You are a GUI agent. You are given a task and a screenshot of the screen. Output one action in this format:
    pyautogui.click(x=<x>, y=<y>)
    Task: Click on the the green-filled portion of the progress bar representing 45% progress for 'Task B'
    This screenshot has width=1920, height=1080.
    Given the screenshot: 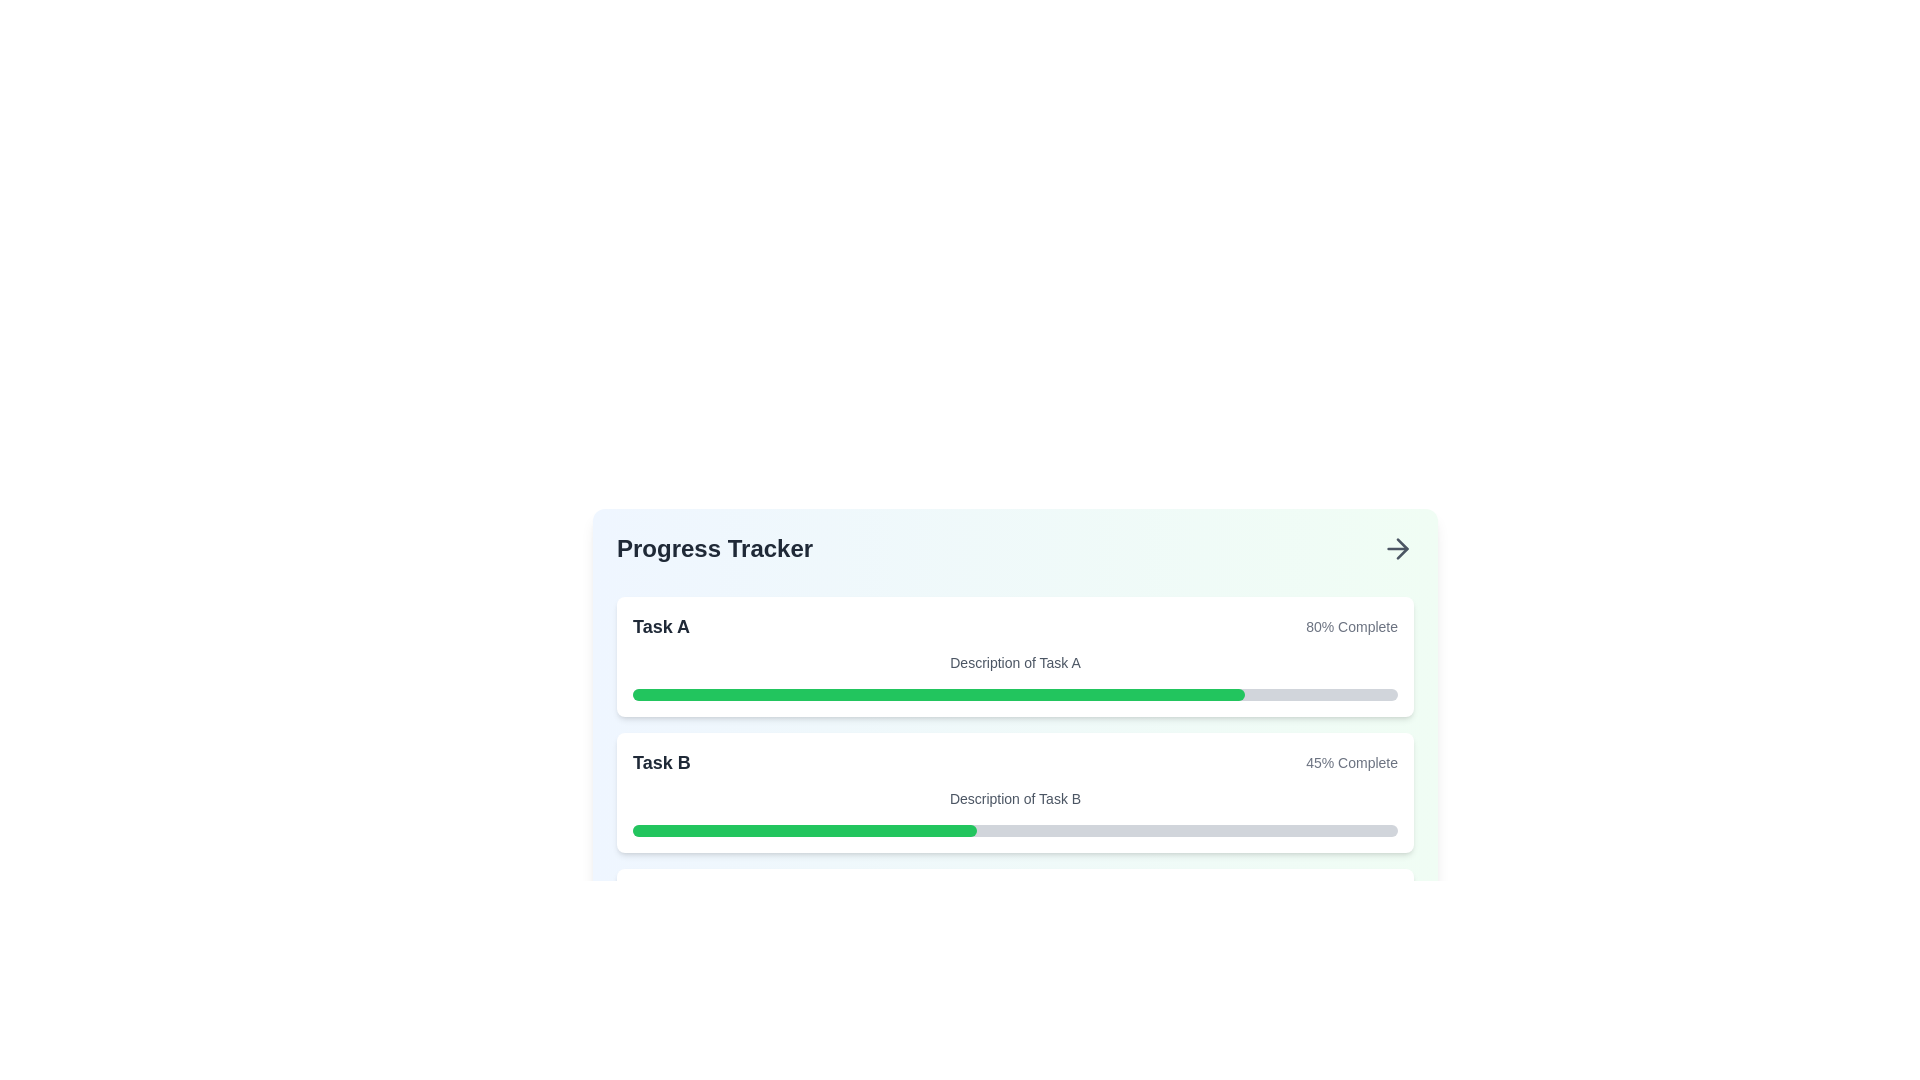 What is the action you would take?
    pyautogui.click(x=805, y=830)
    